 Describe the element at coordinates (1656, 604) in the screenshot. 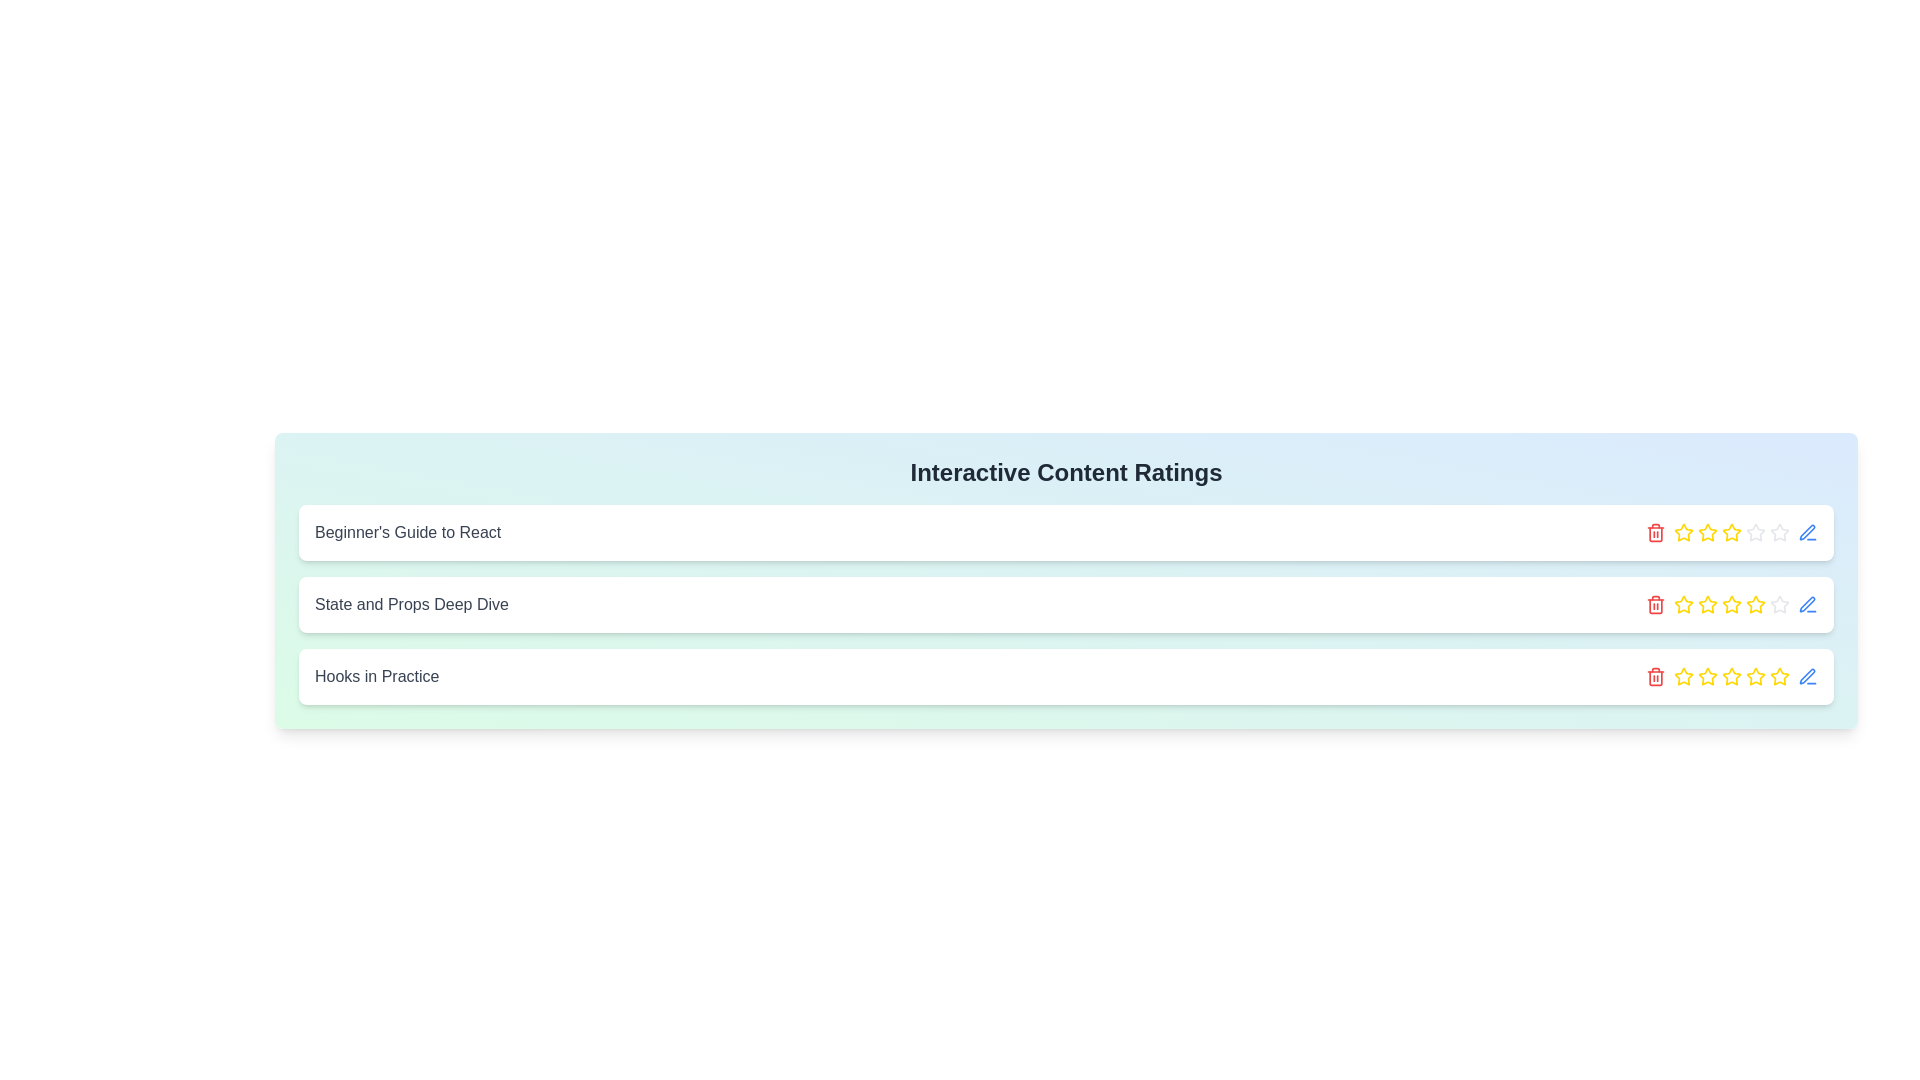

I see `the delete button located on the far left of the row containing the 'State and Props Deep Dive' text, preceding a 5-star rating and to the left of a blue edit icon` at that location.